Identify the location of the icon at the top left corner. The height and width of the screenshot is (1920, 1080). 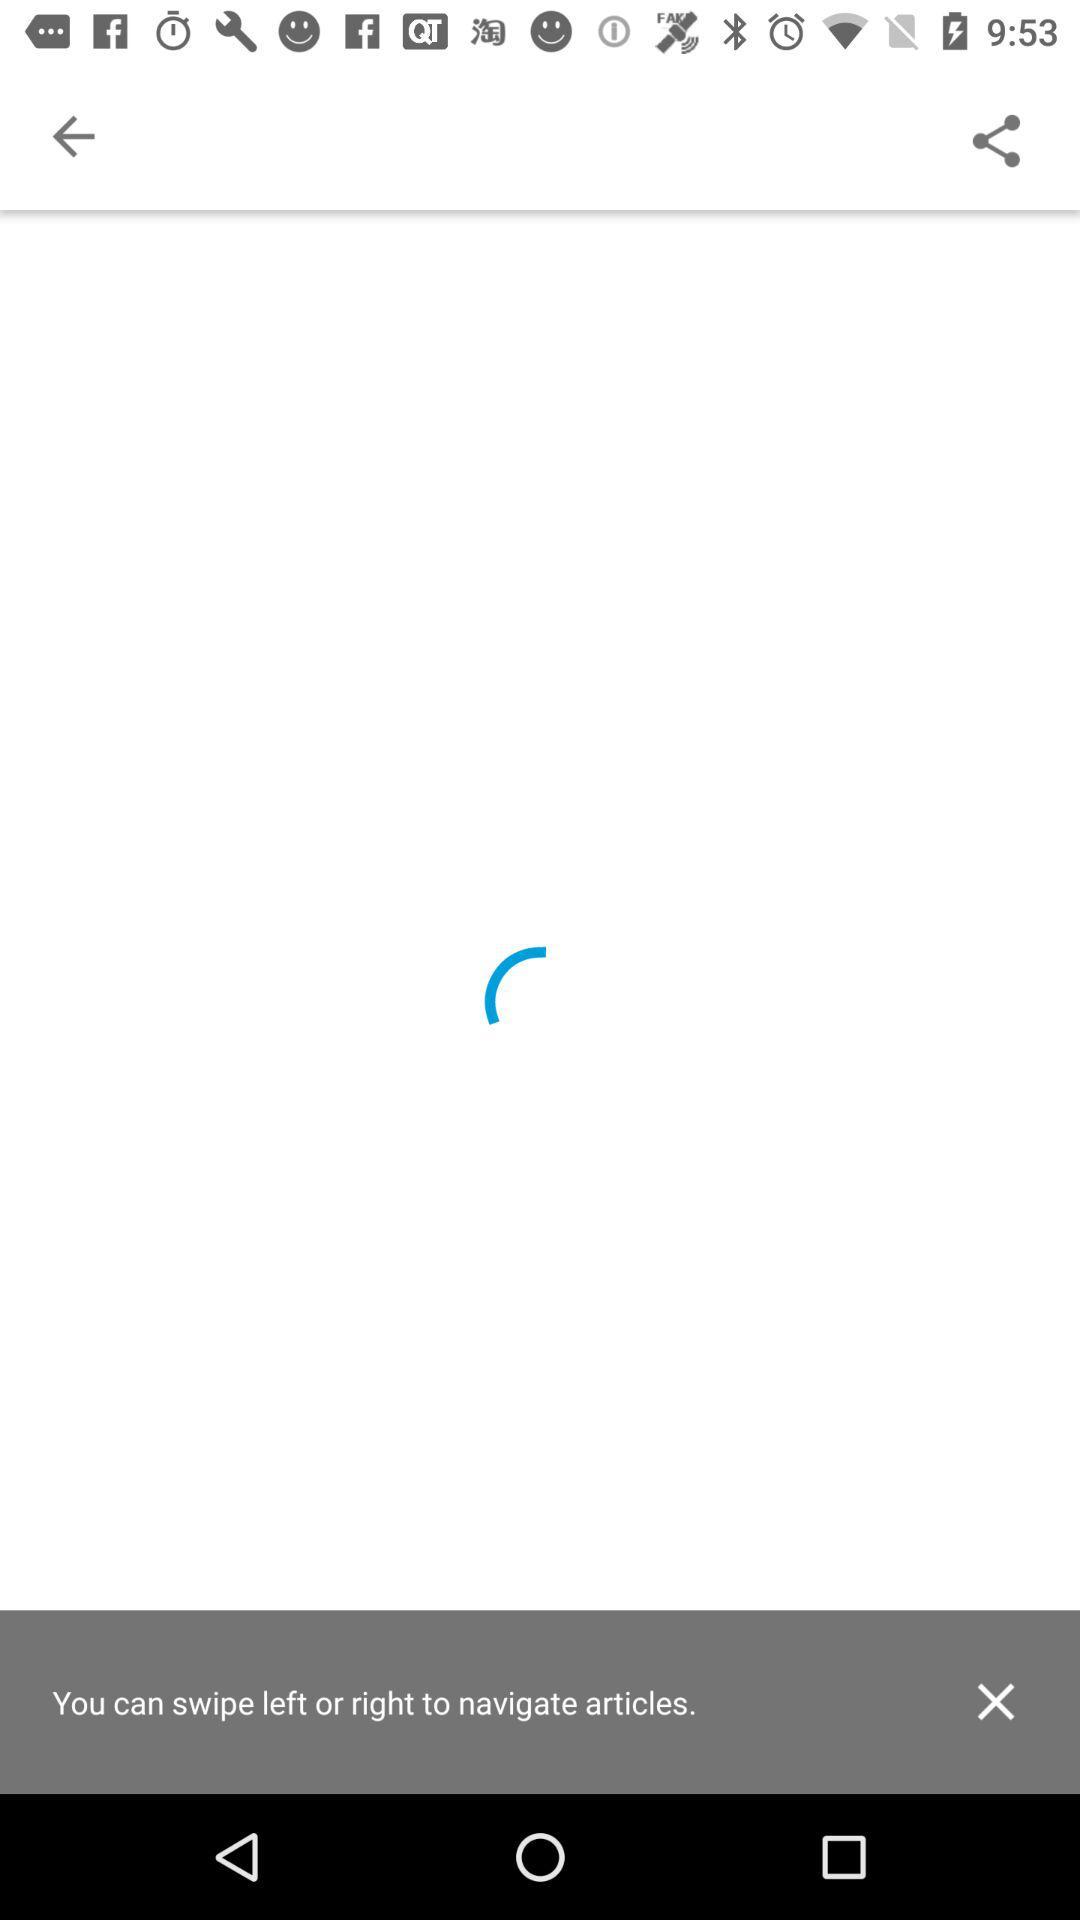
(72, 135).